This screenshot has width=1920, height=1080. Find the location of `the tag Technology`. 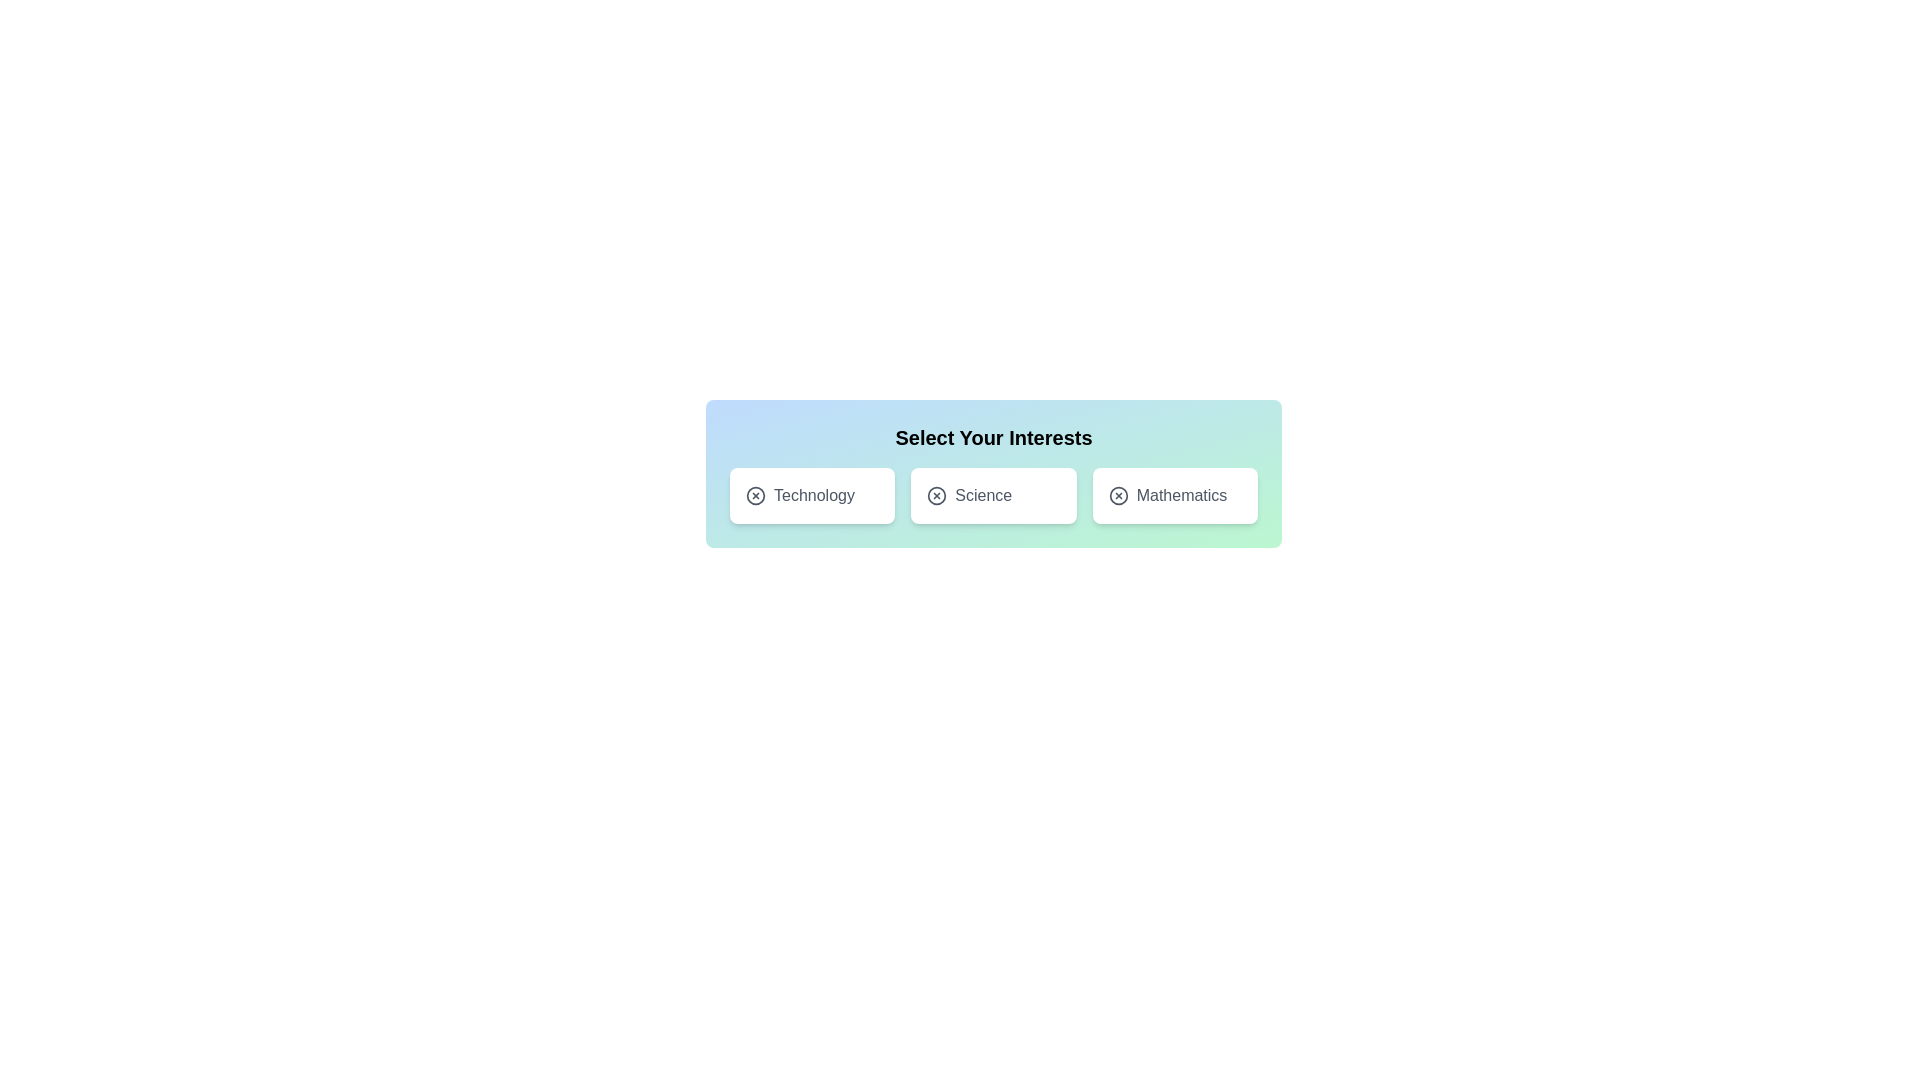

the tag Technology is located at coordinates (812, 495).